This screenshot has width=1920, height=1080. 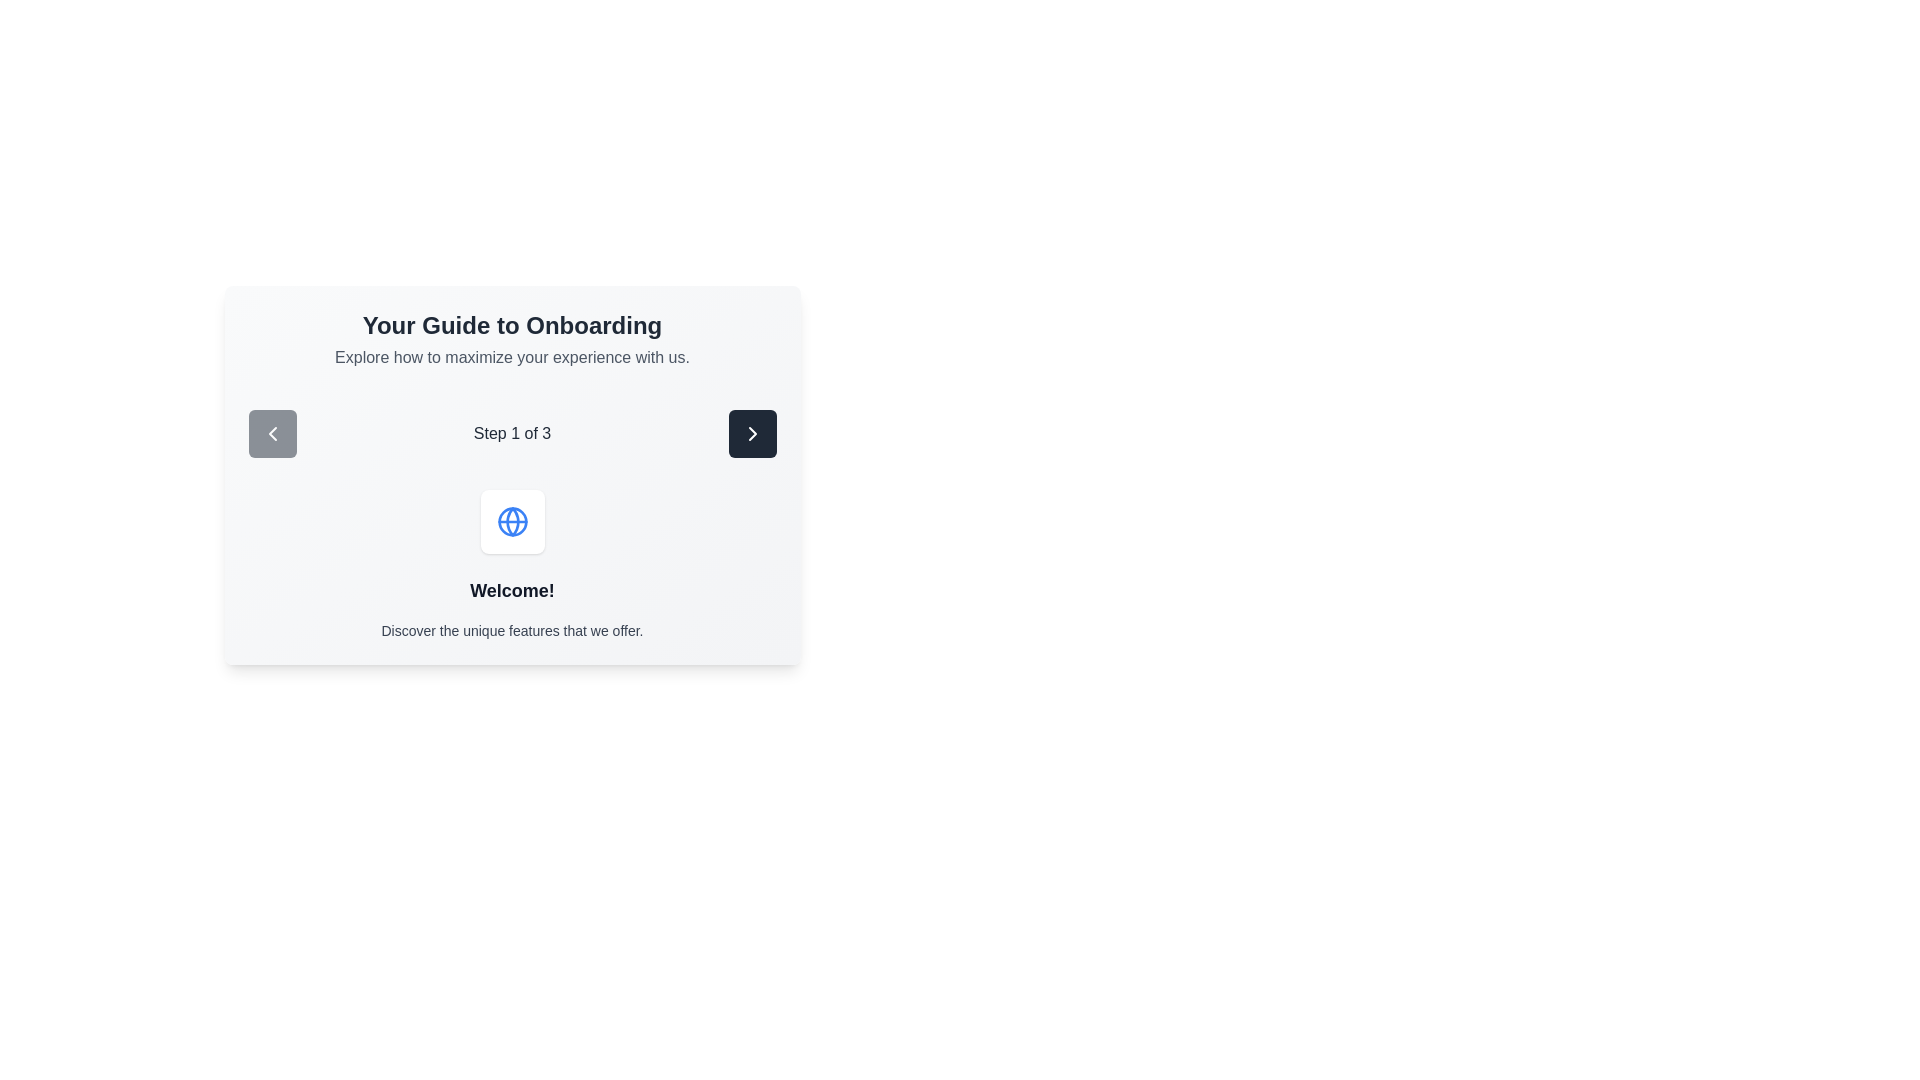 I want to click on the arrow icon located on the left side of the onboarding interface, so click(x=271, y=433).